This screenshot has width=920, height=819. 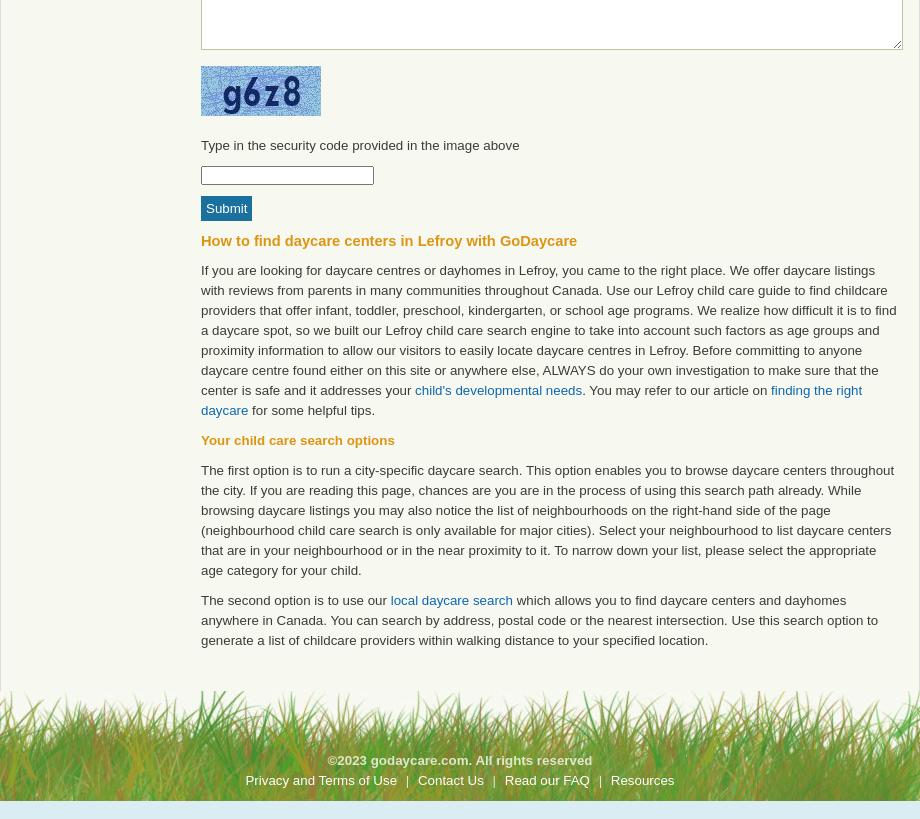 What do you see at coordinates (498, 389) in the screenshot?
I see `'child's developmental needs'` at bounding box center [498, 389].